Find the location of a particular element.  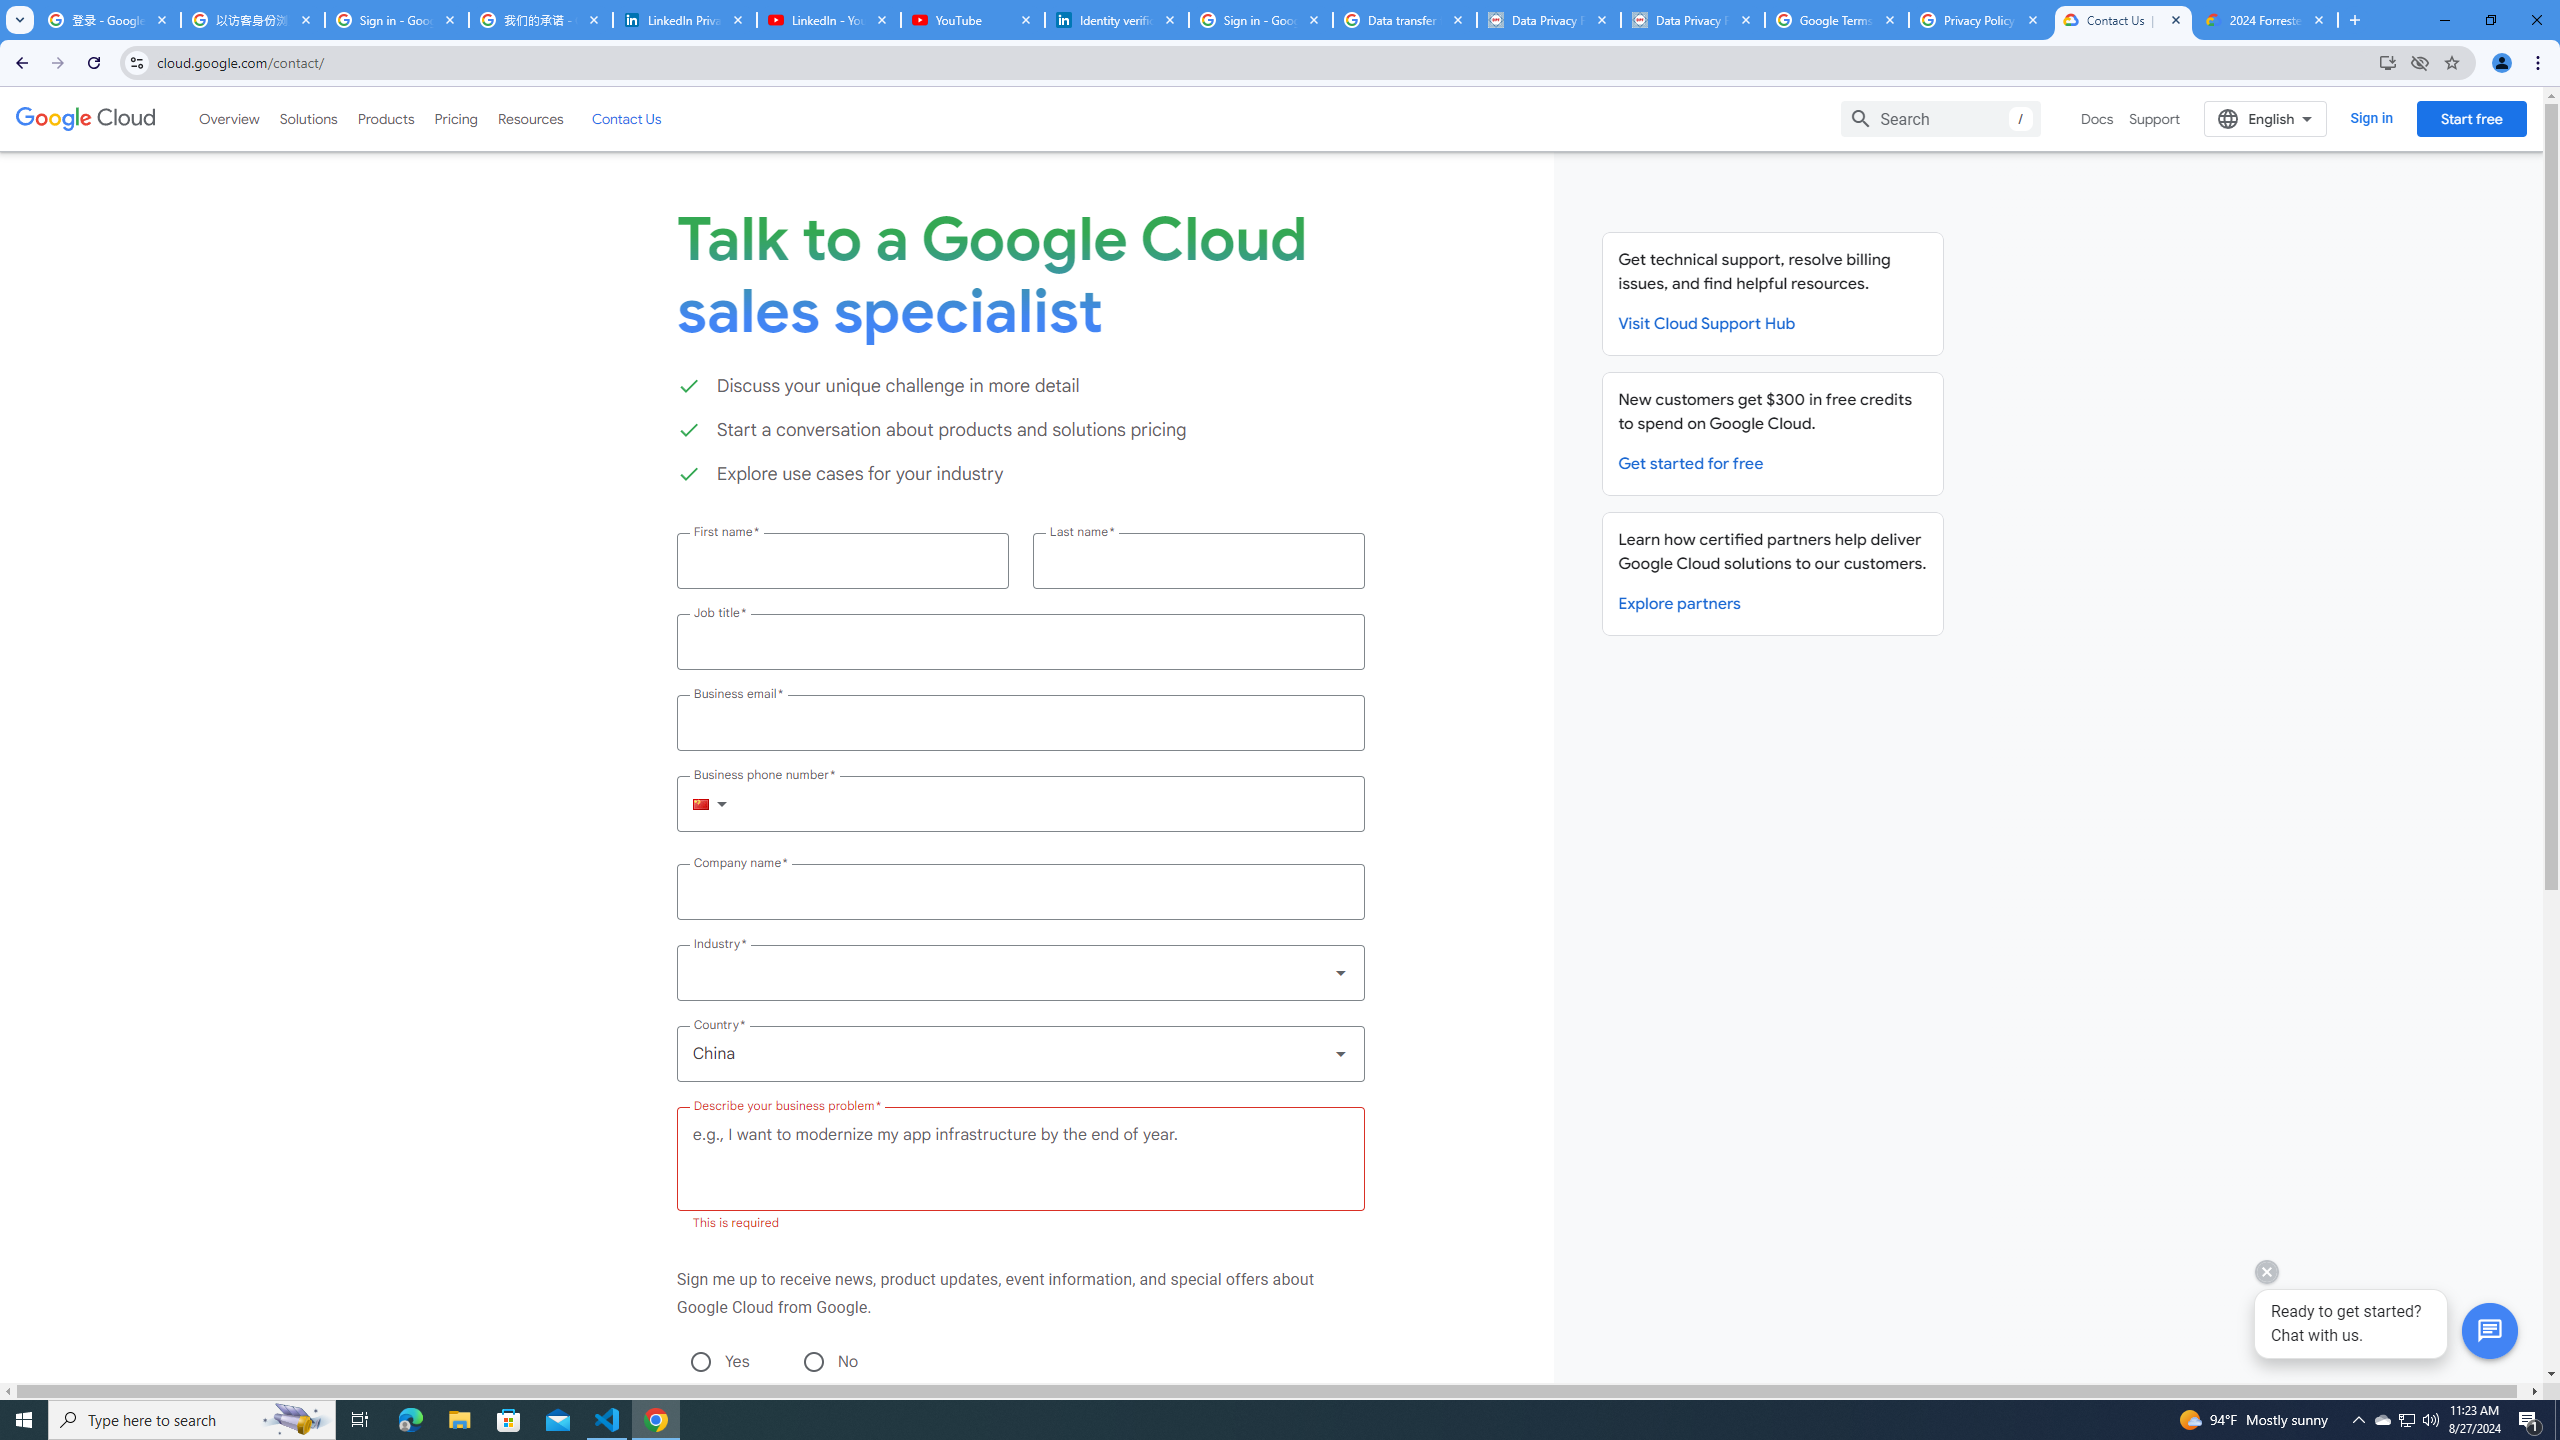

'Sign in - Google Accounts' is located at coordinates (395, 19).